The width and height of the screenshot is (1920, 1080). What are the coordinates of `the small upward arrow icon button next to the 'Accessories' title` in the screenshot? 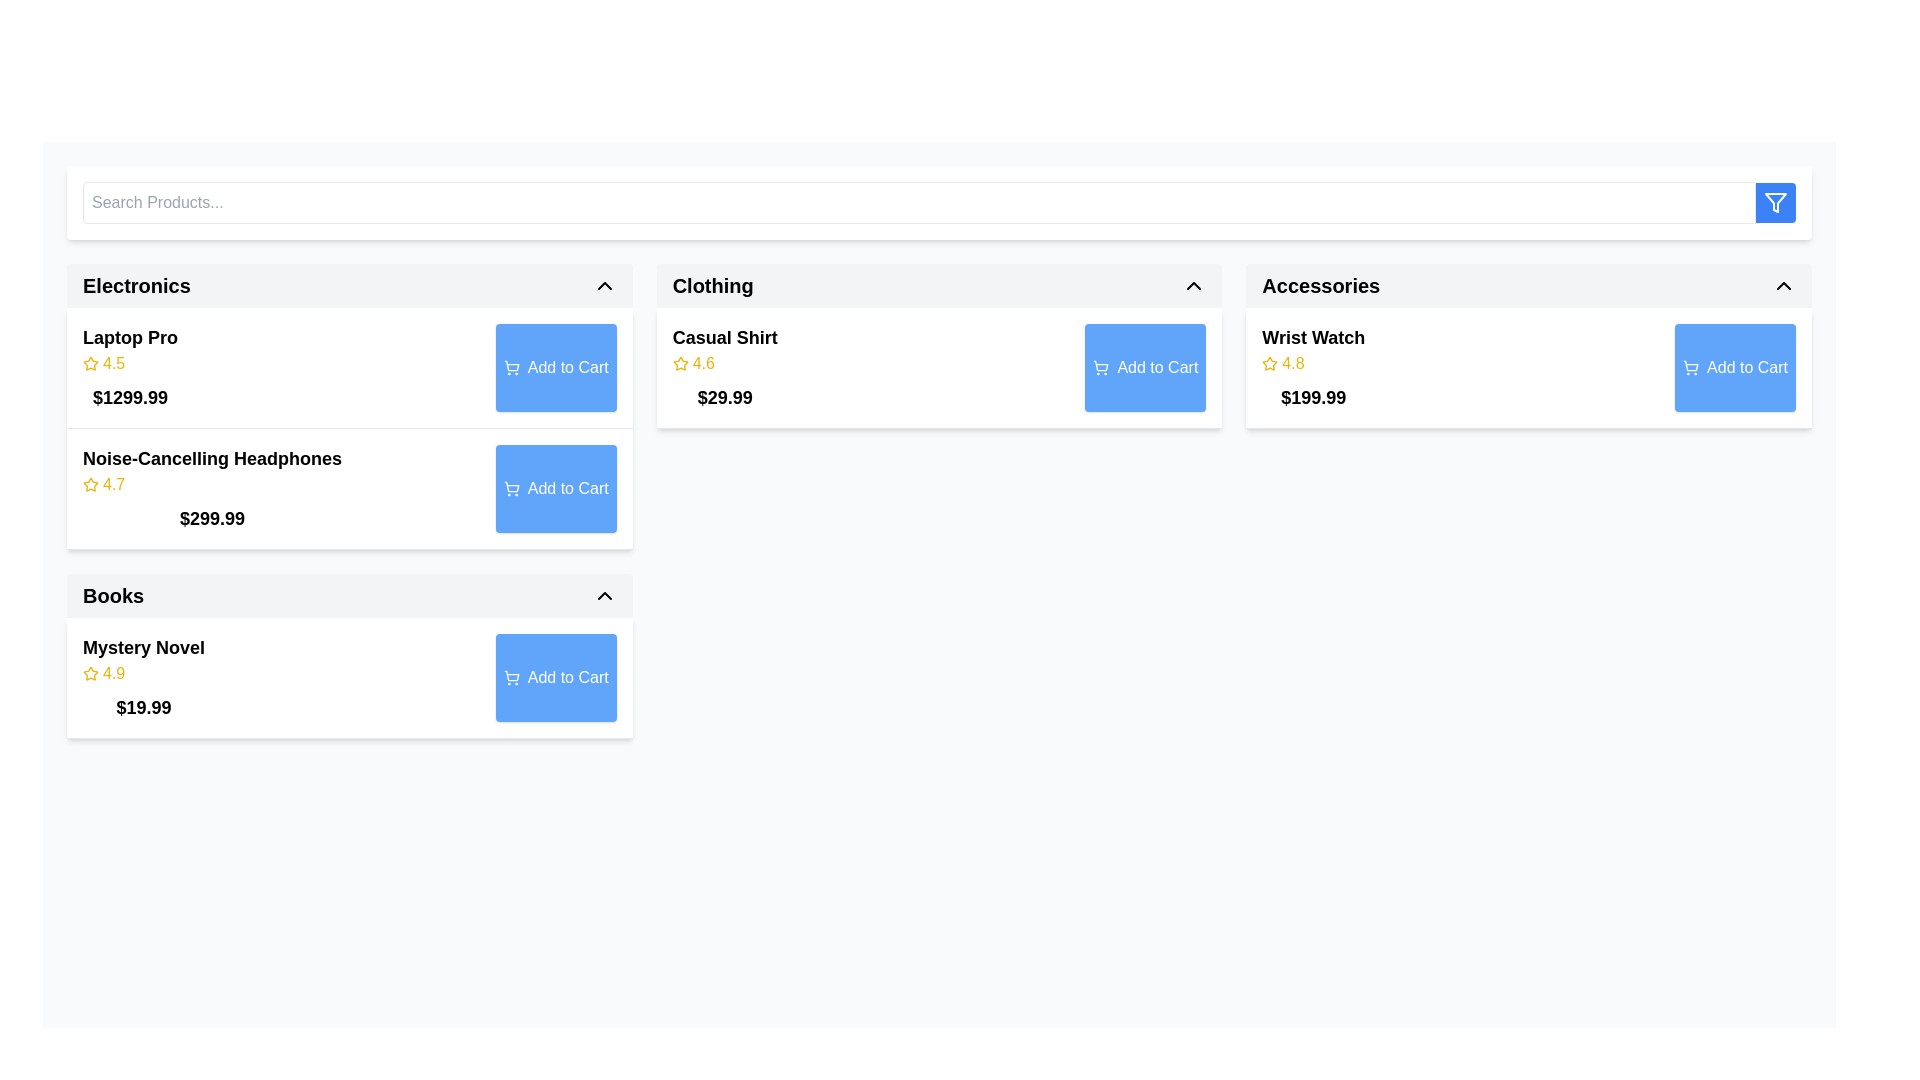 It's located at (1784, 285).